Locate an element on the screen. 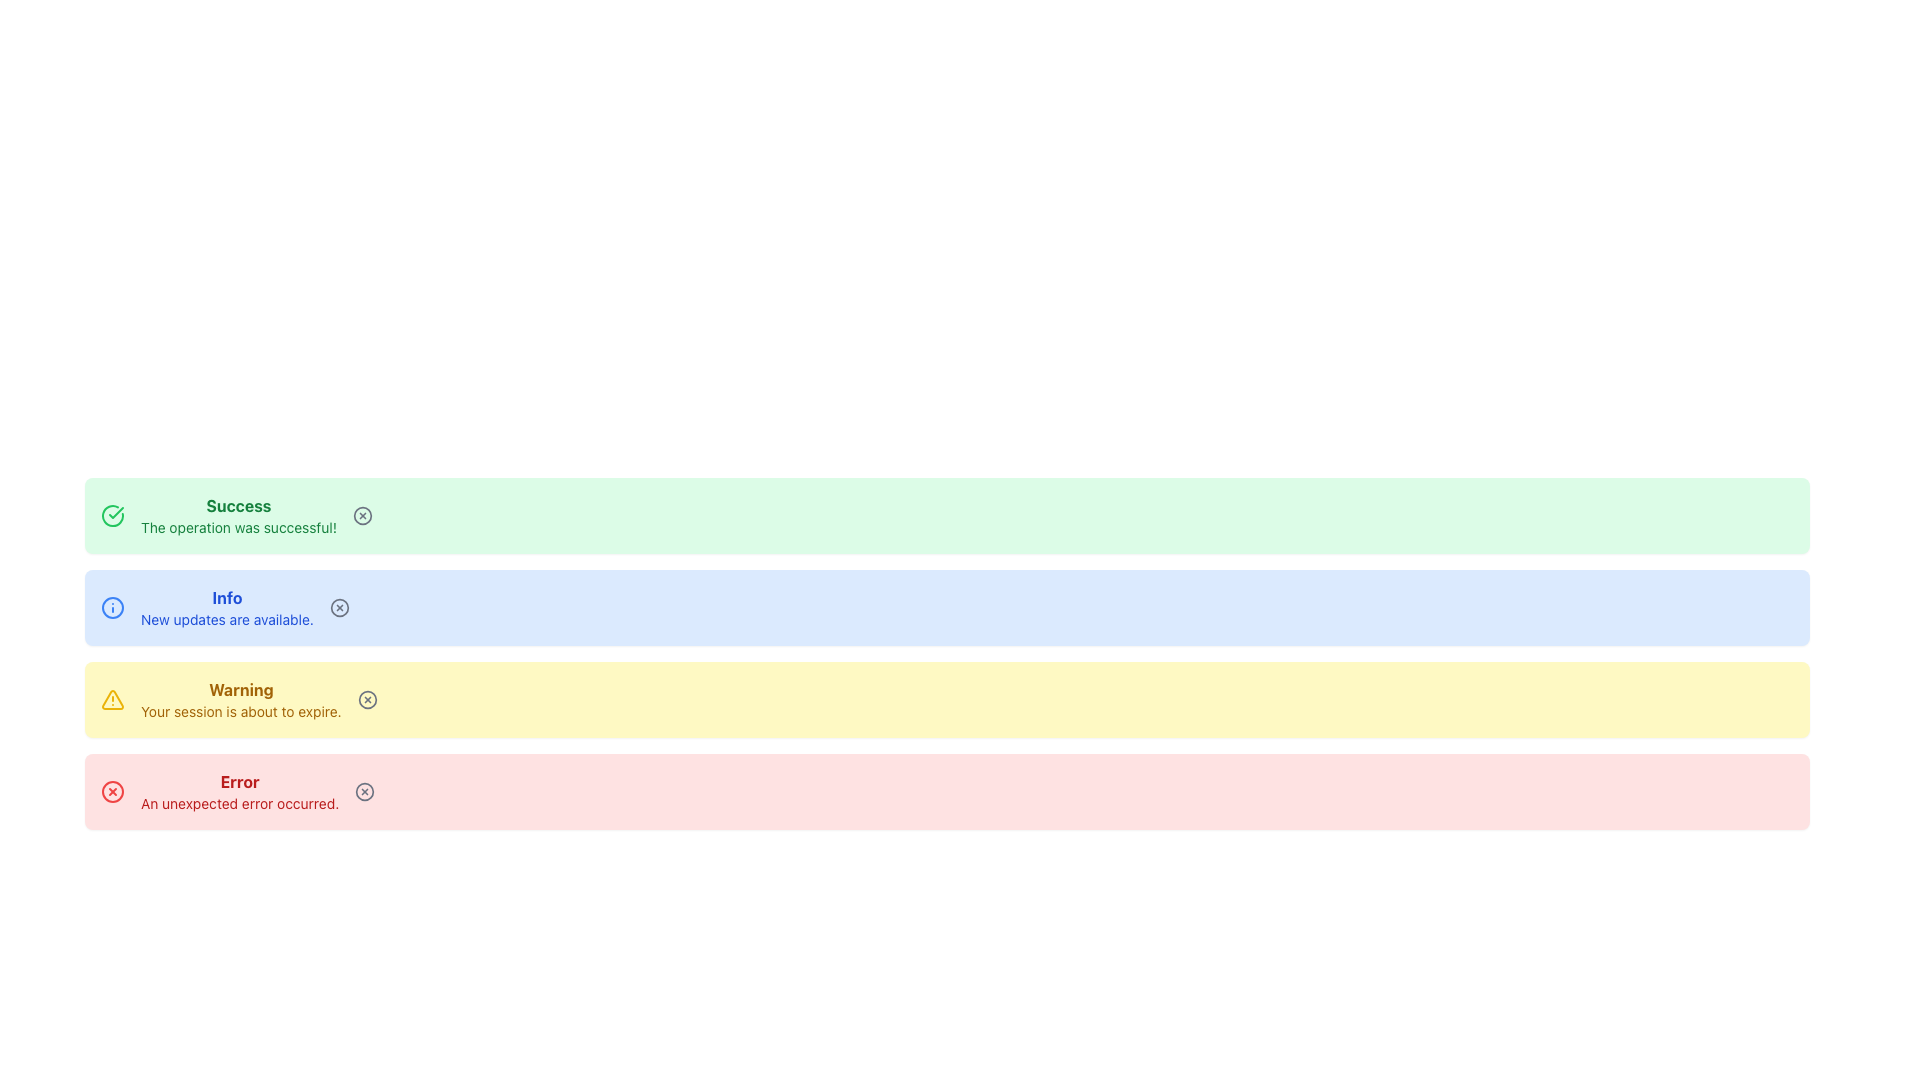  error message displayed in the red Notification Bar, which is the last in a vertical stack of notifications is located at coordinates (946, 790).